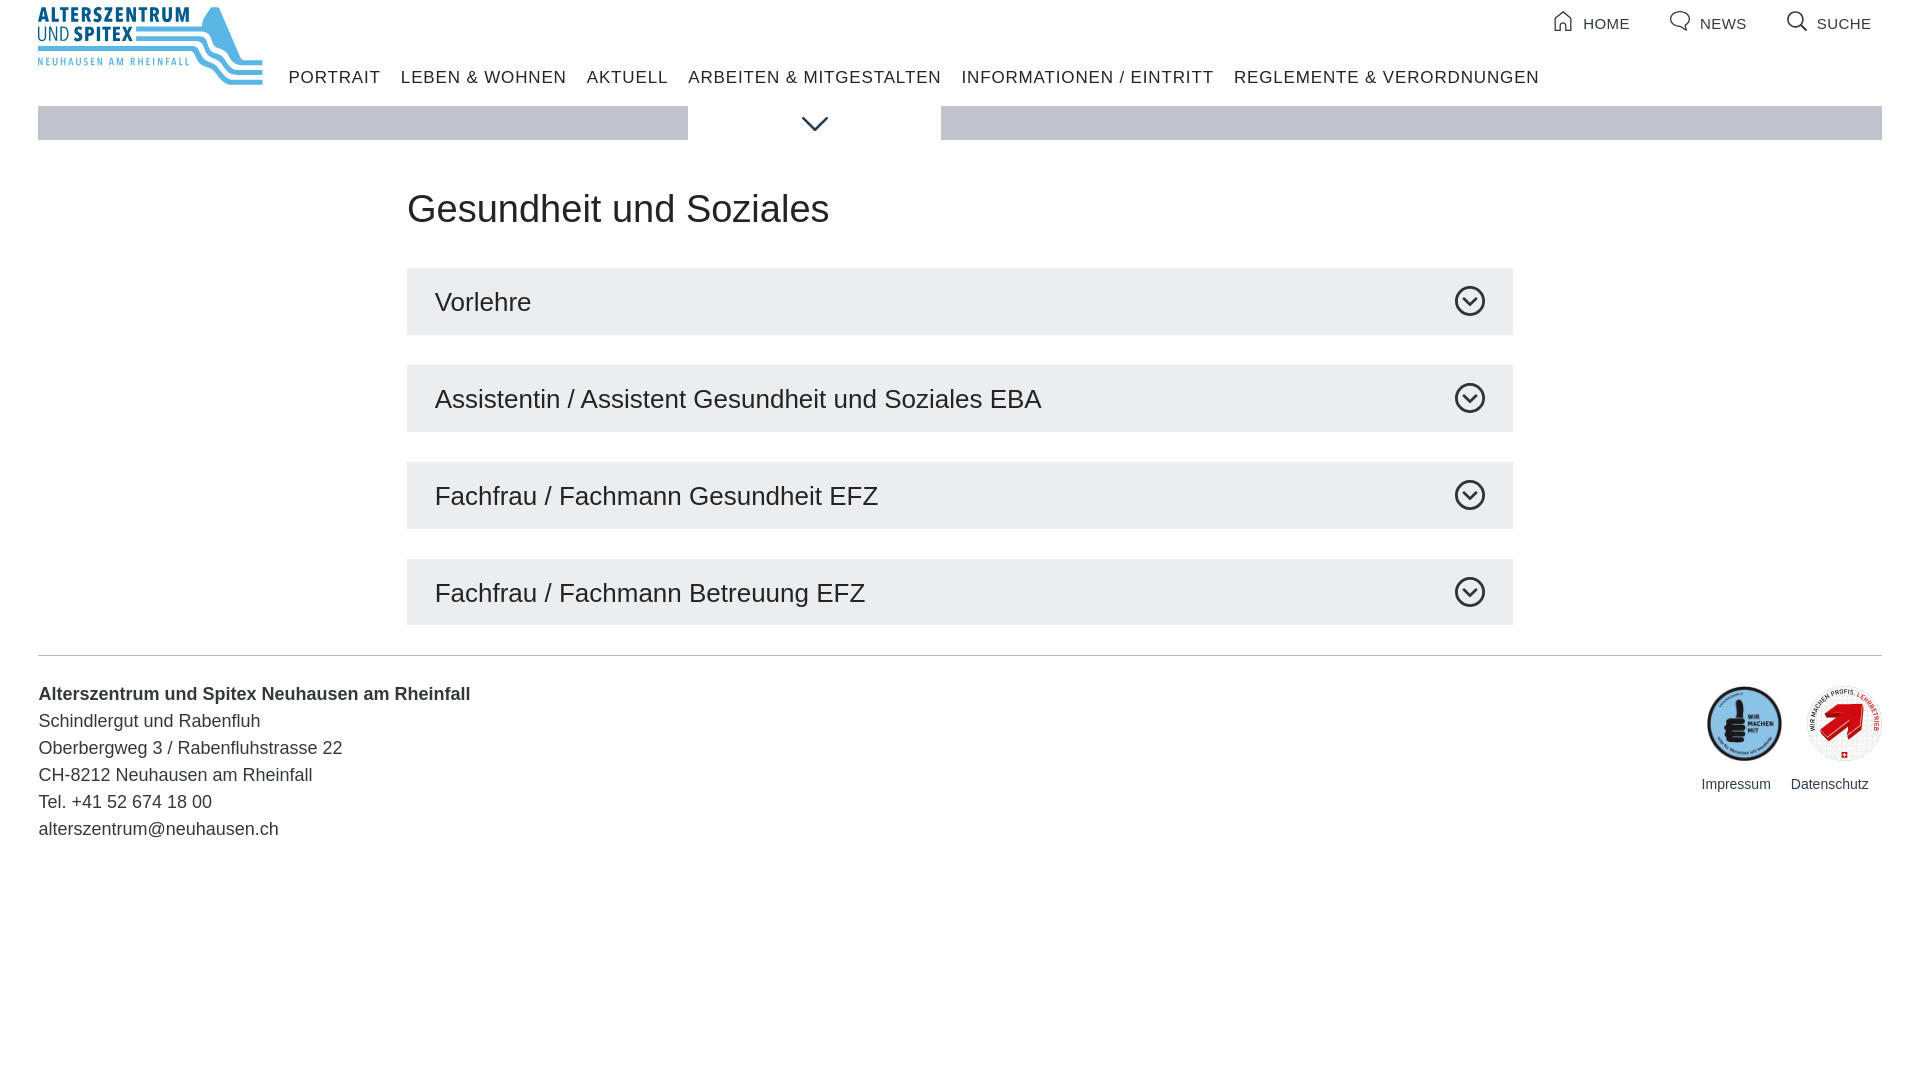  I want to click on 'ARBEITEN & MITGESTALTEN', so click(814, 102).